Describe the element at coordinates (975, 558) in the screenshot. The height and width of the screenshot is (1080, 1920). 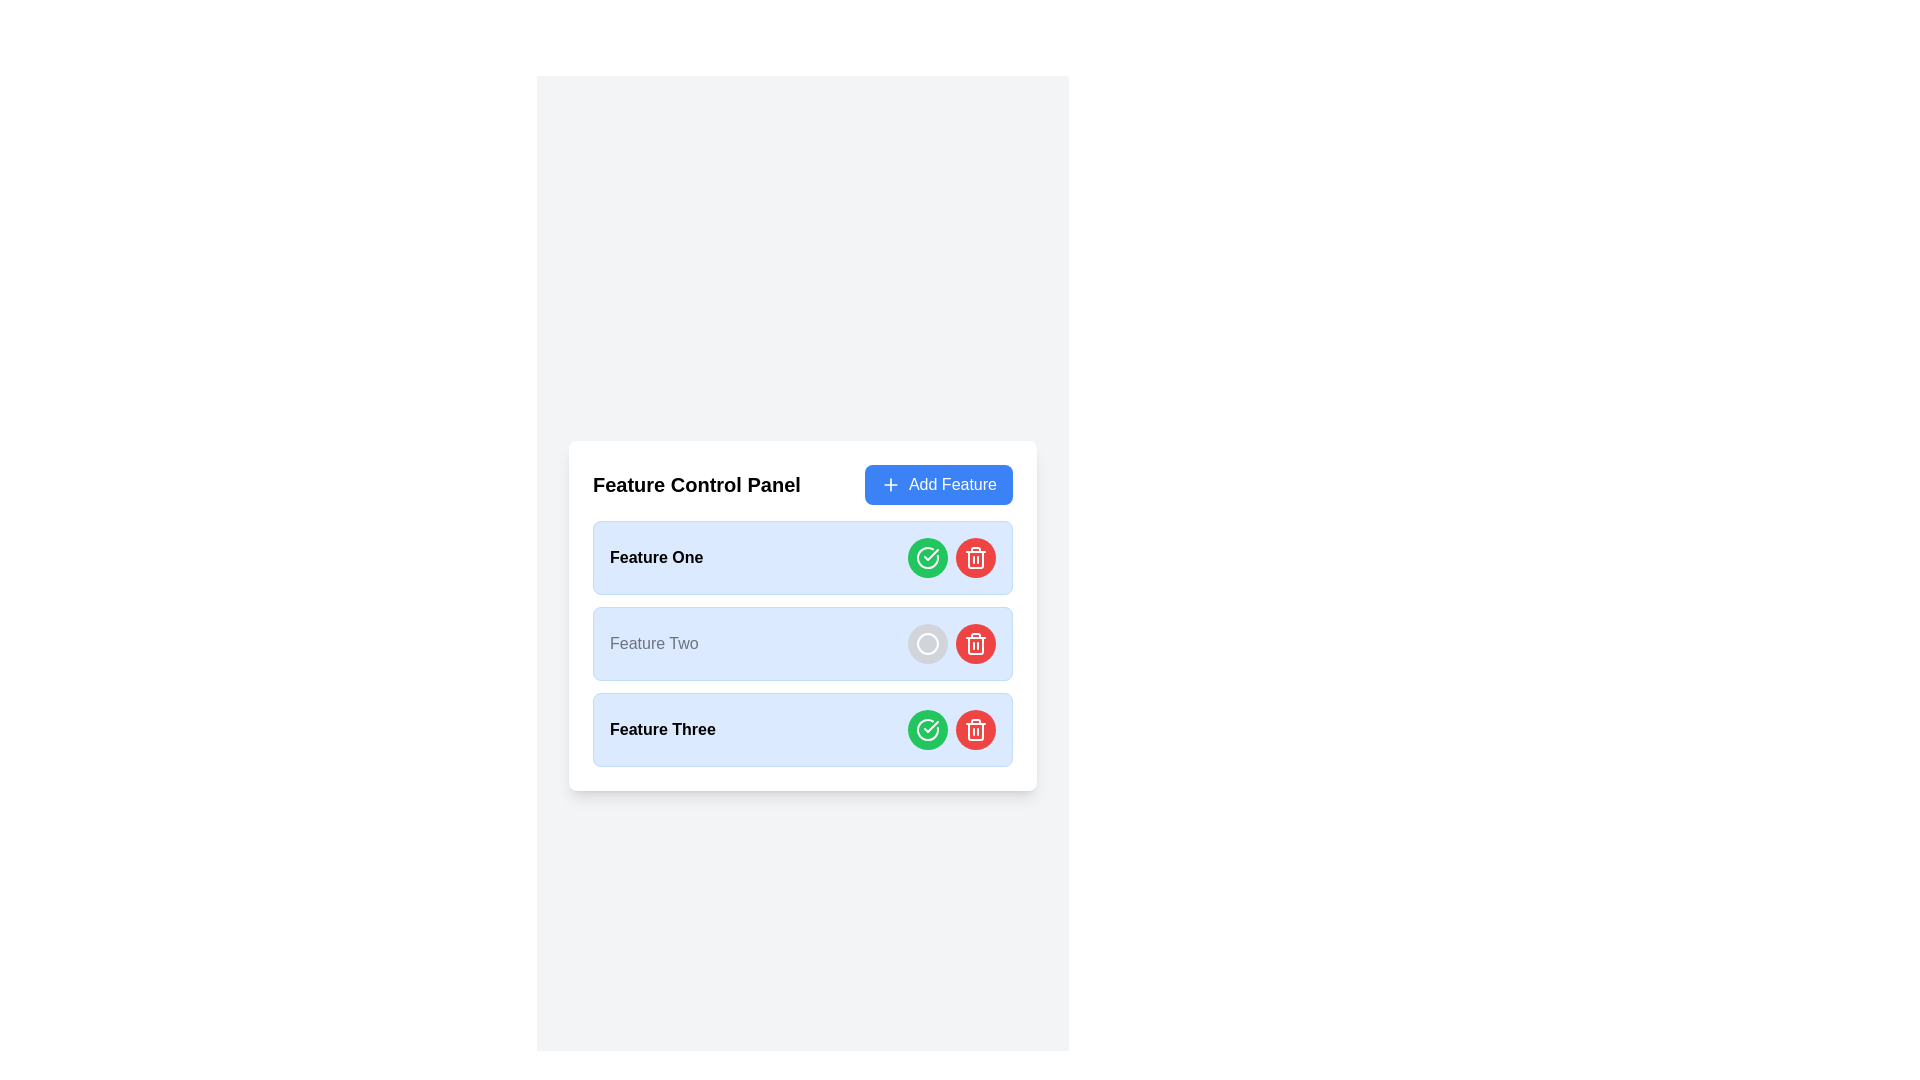
I see `the delete button located on the right side of the first row in the 'Feature Control Panel'` at that location.